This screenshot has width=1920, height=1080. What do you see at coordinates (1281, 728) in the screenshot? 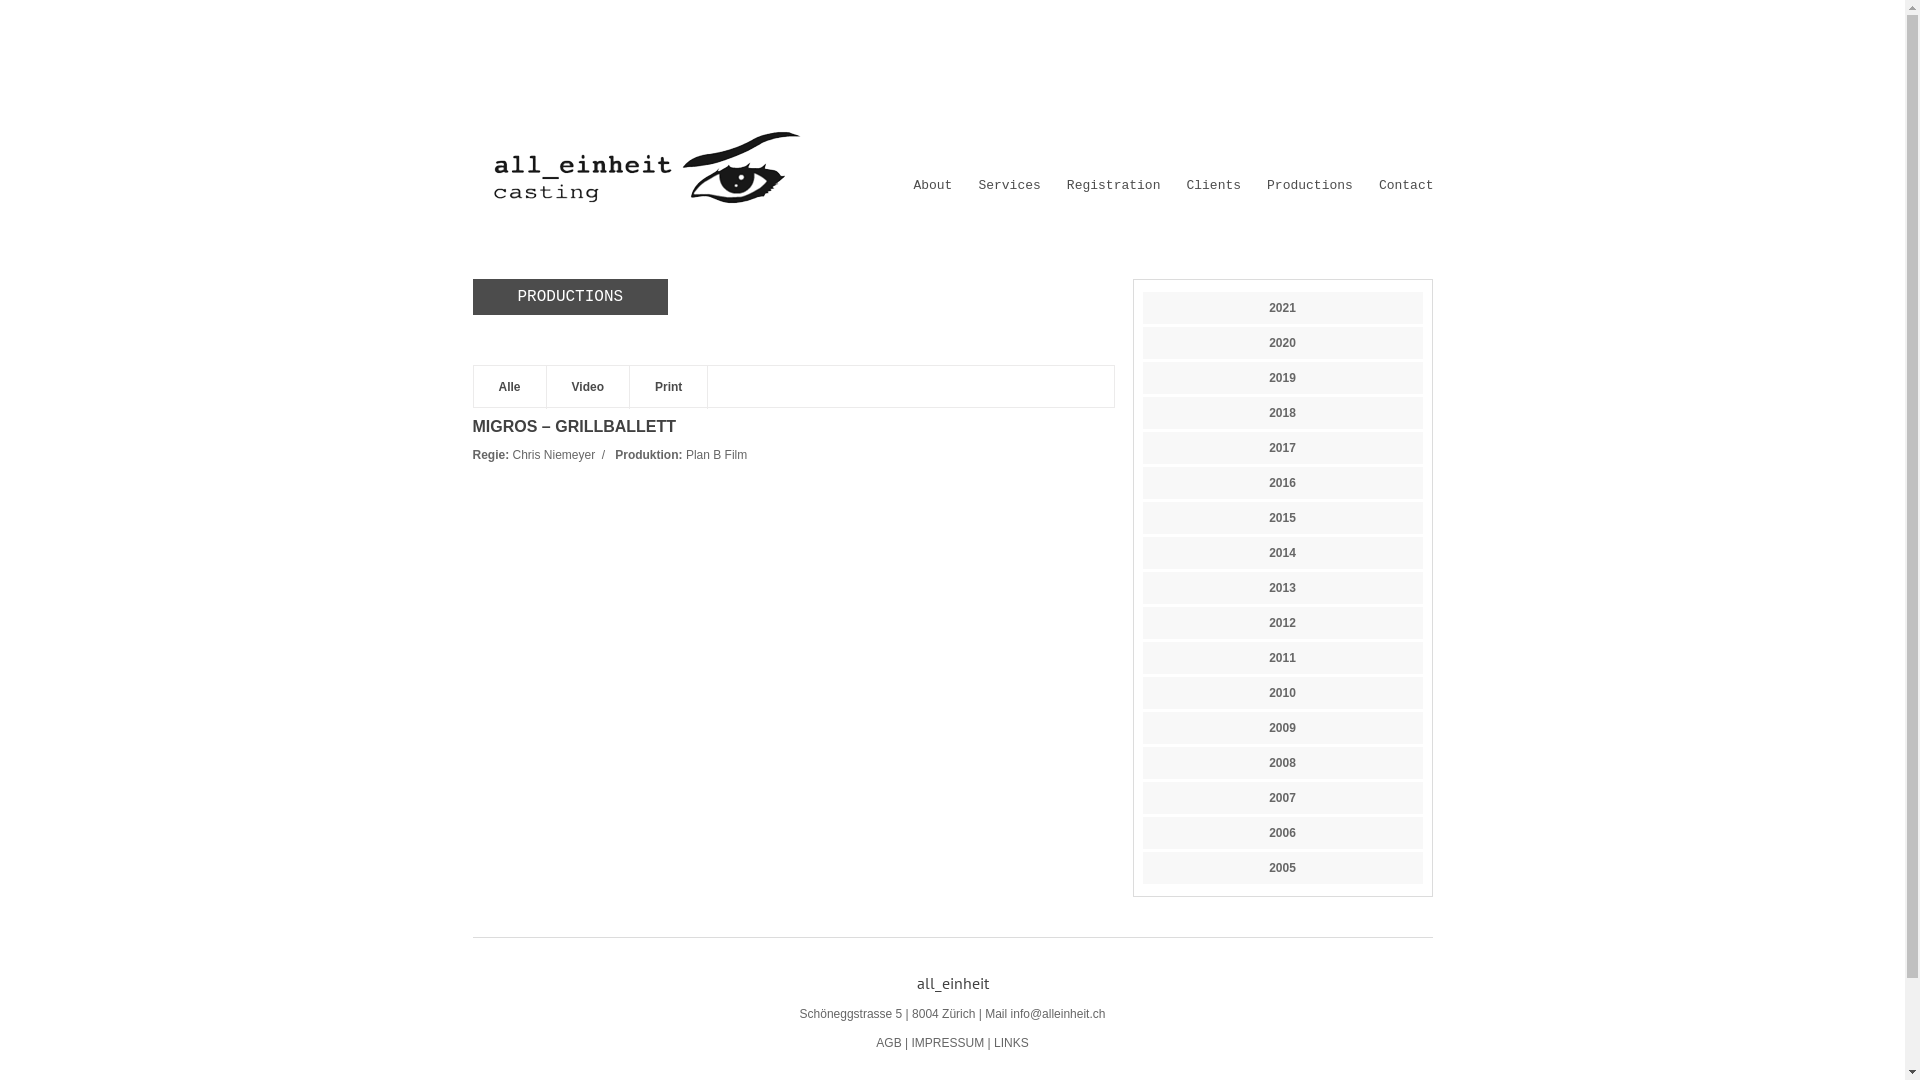
I see `'2009'` at bounding box center [1281, 728].